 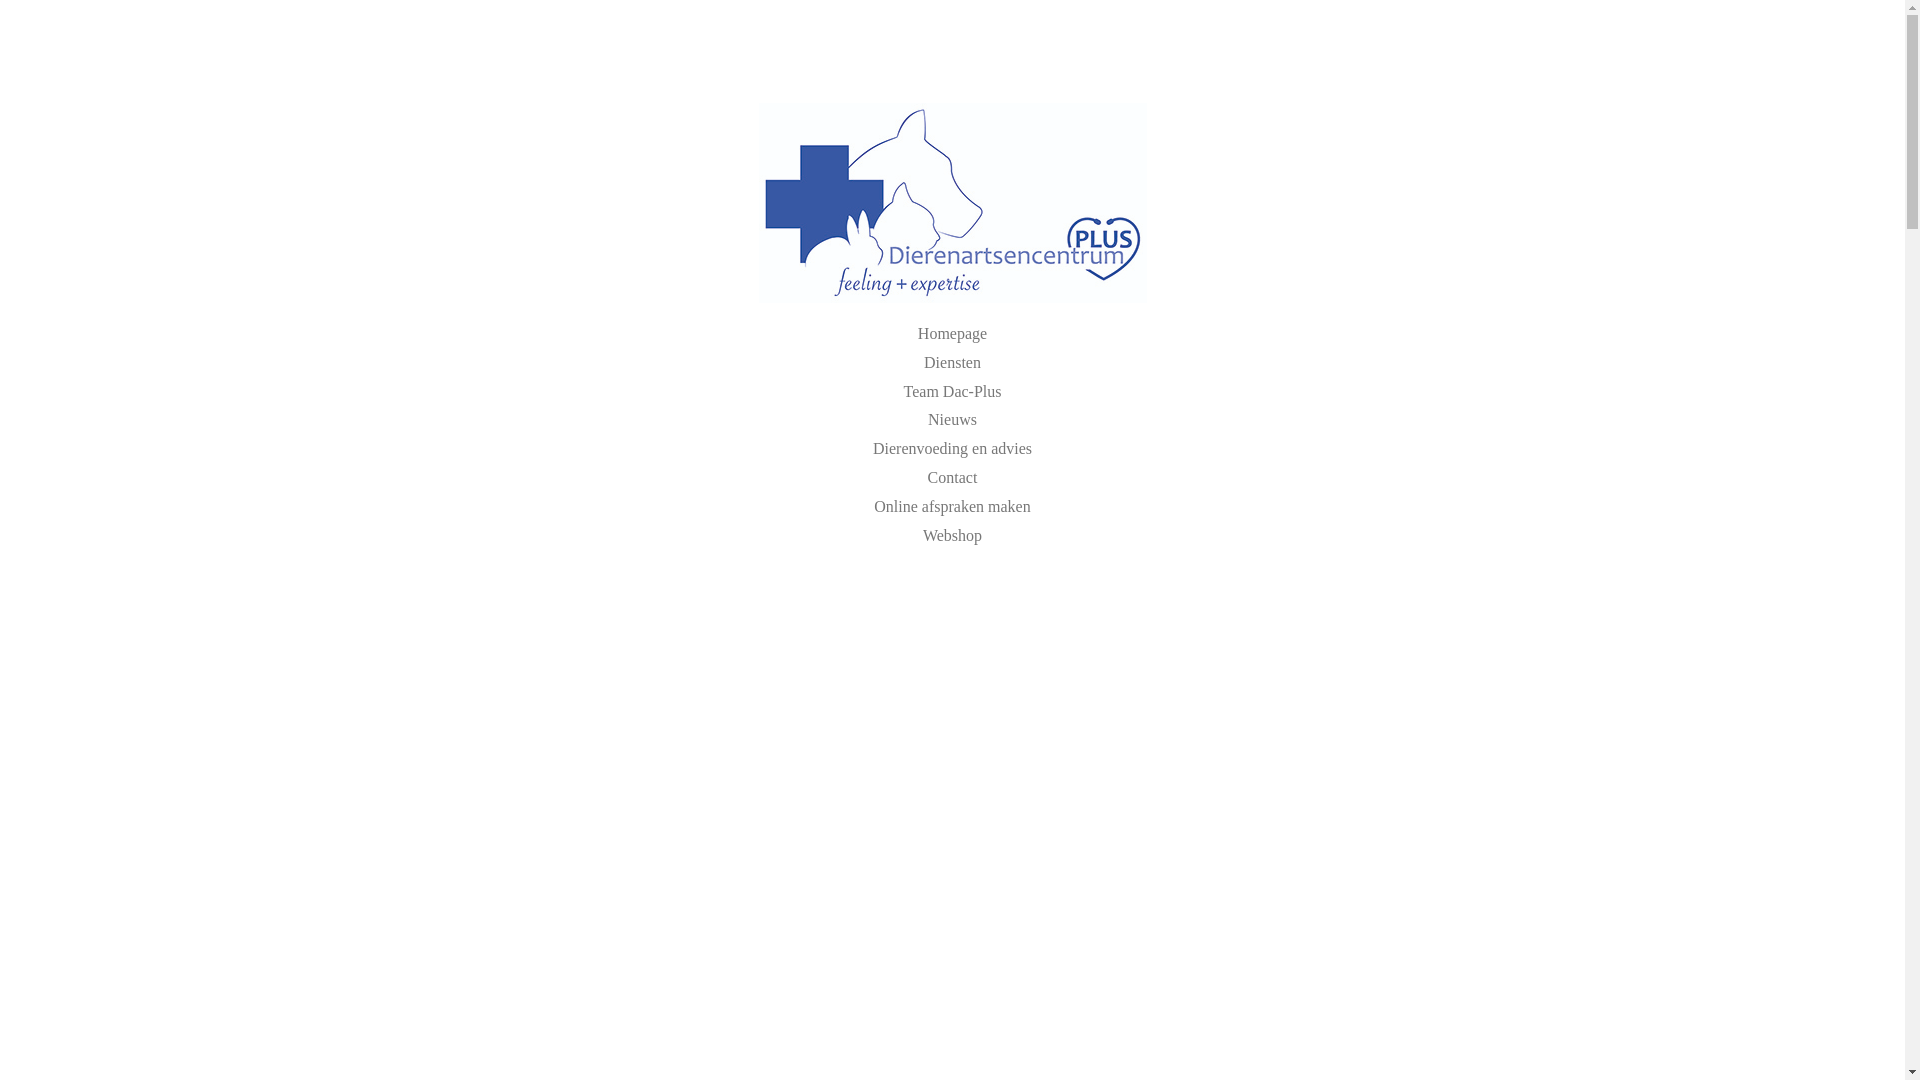 What do you see at coordinates (950, 505) in the screenshot?
I see `'Online afspraken maken'` at bounding box center [950, 505].